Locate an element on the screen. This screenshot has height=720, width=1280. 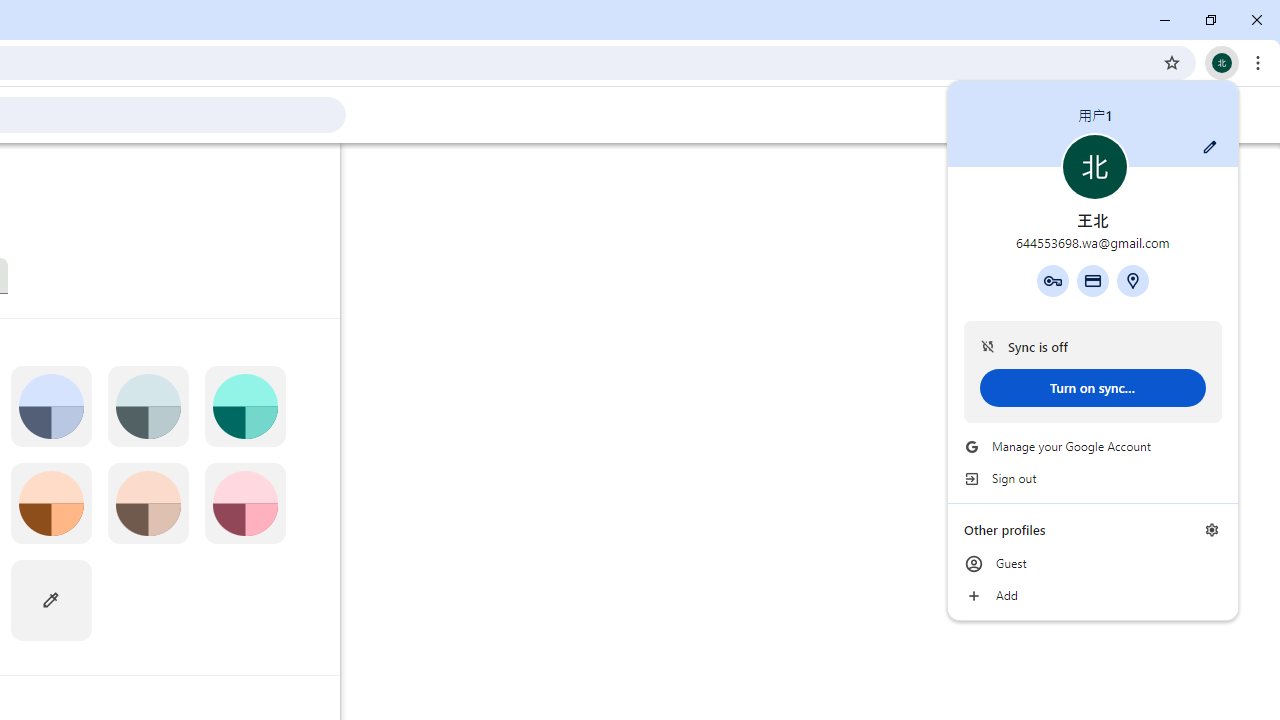
'Addresses and more' is located at coordinates (1133, 280).